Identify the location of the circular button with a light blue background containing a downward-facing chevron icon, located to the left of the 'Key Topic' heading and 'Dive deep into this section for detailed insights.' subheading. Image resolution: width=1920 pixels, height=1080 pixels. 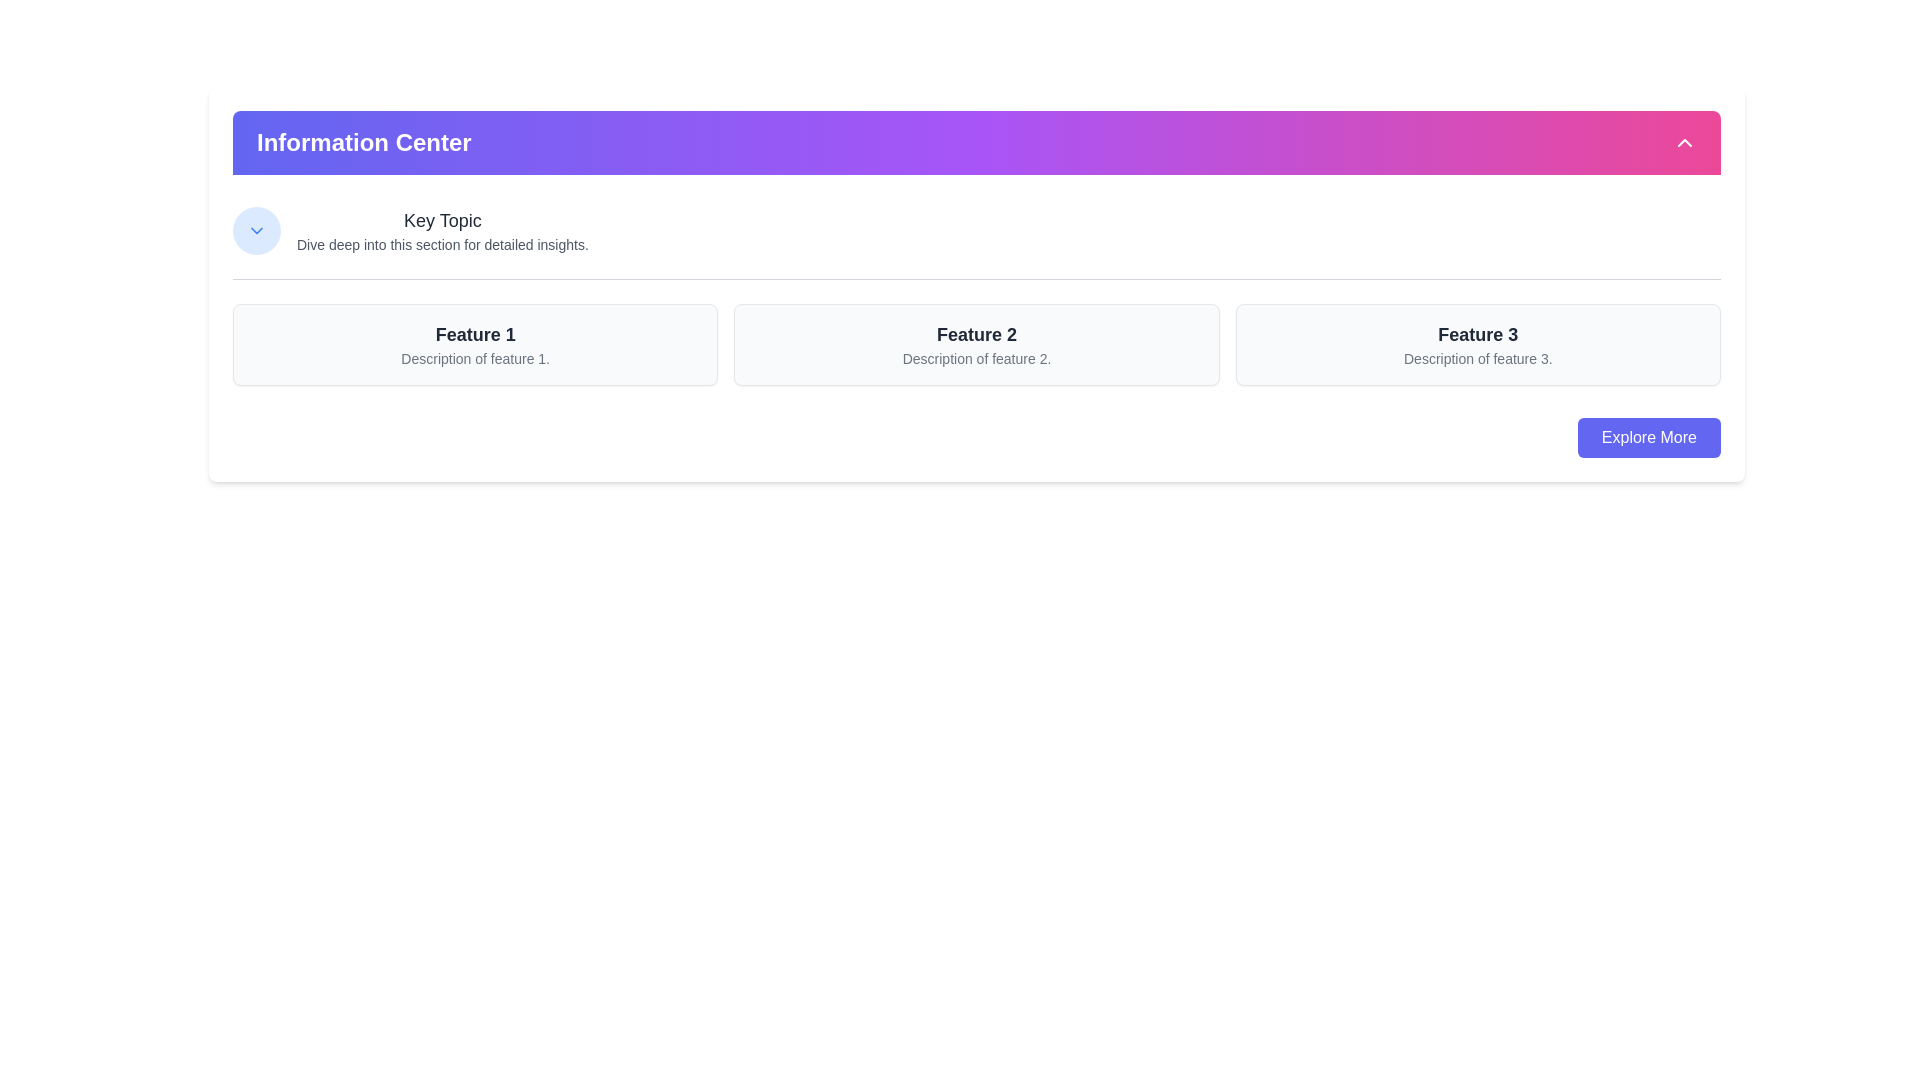
(256, 230).